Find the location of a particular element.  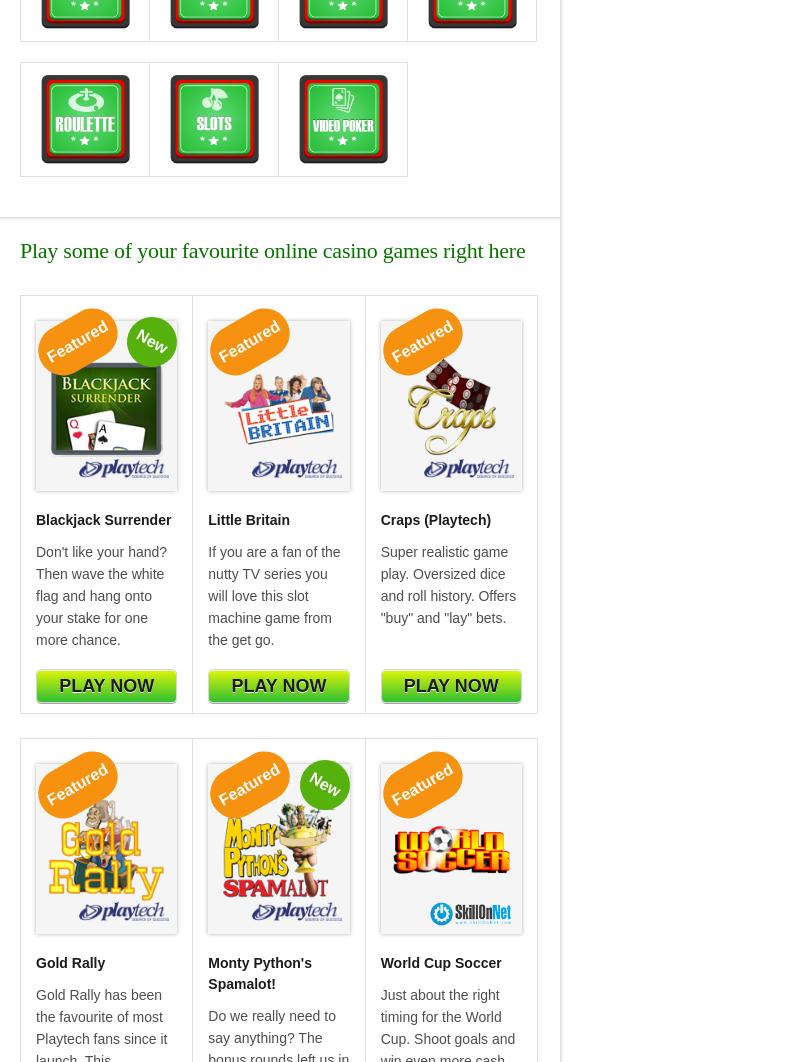

'If you are a fan of the nutty TV series you will love this slot machine game from the get go.' is located at coordinates (274, 595).